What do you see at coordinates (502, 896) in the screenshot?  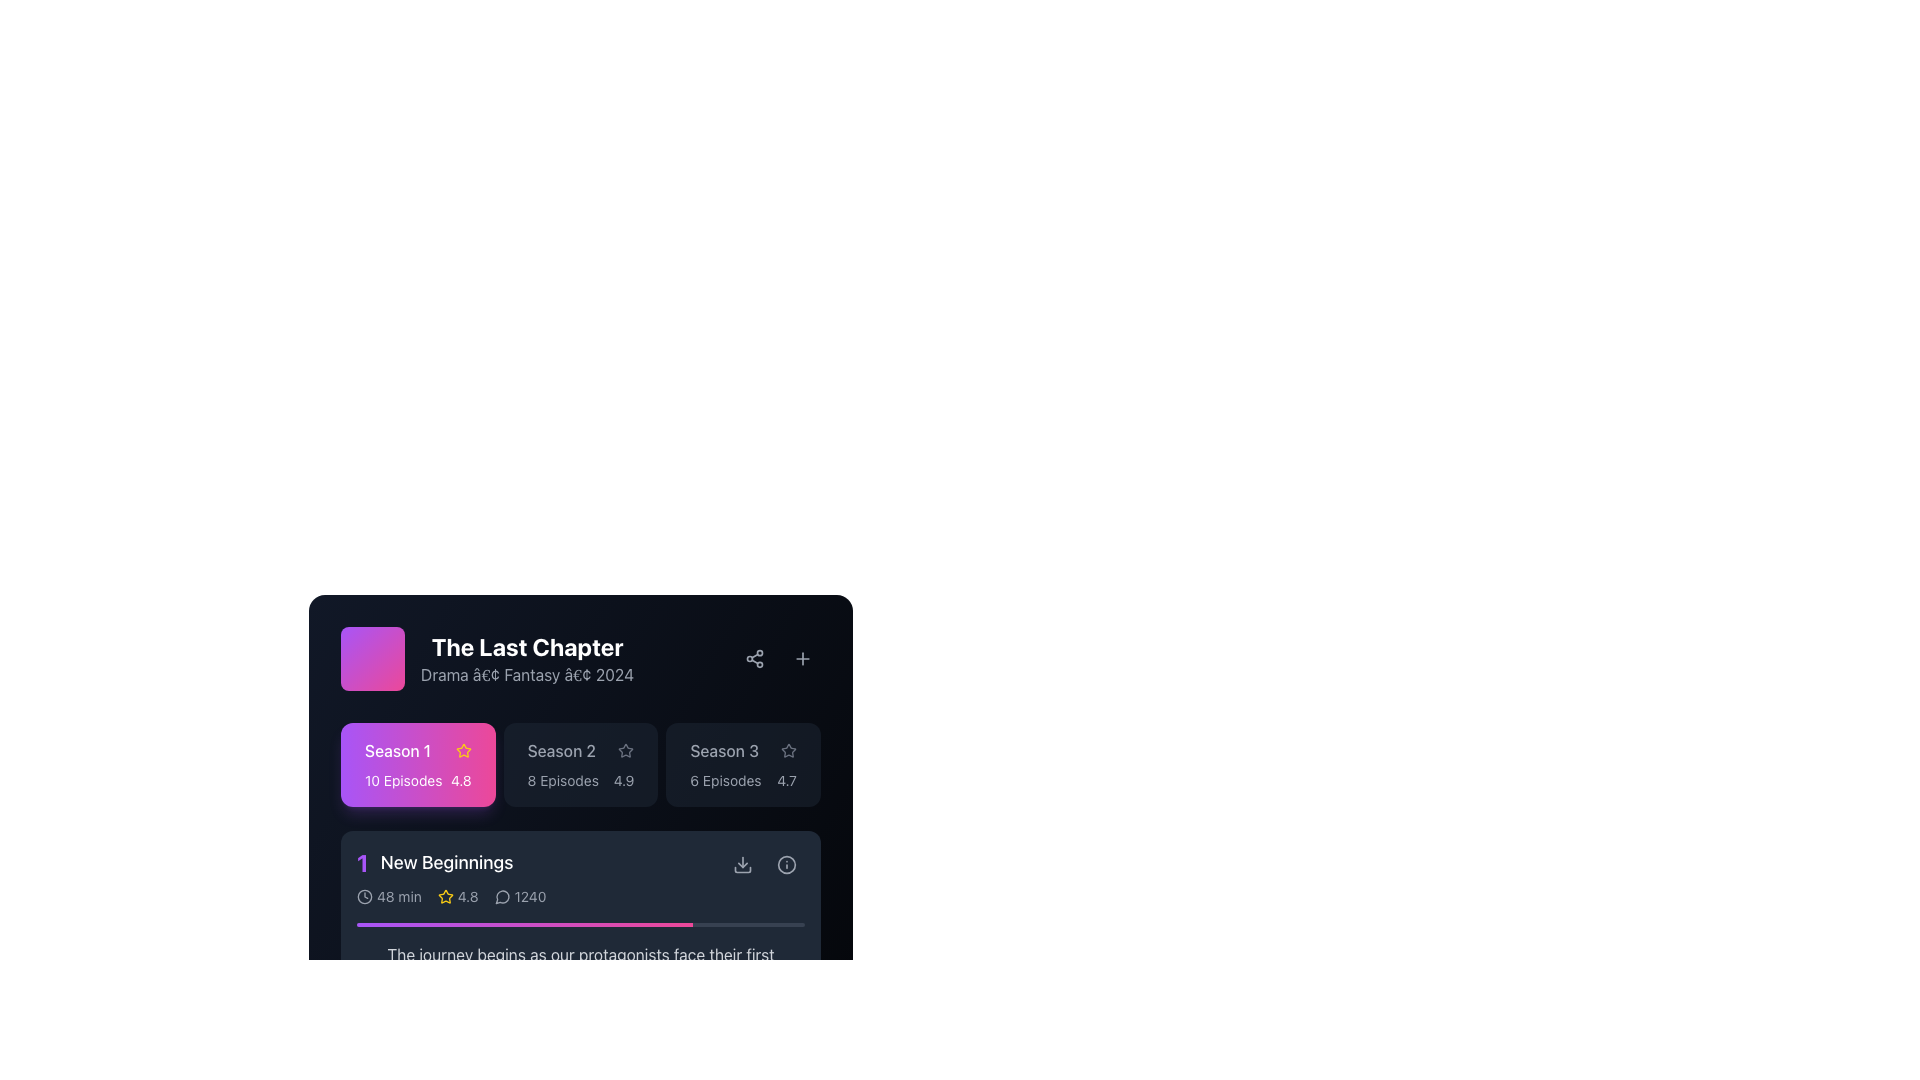 I see `the communication icon located beneath the 'New Beginnings' section, immediately` at bounding box center [502, 896].